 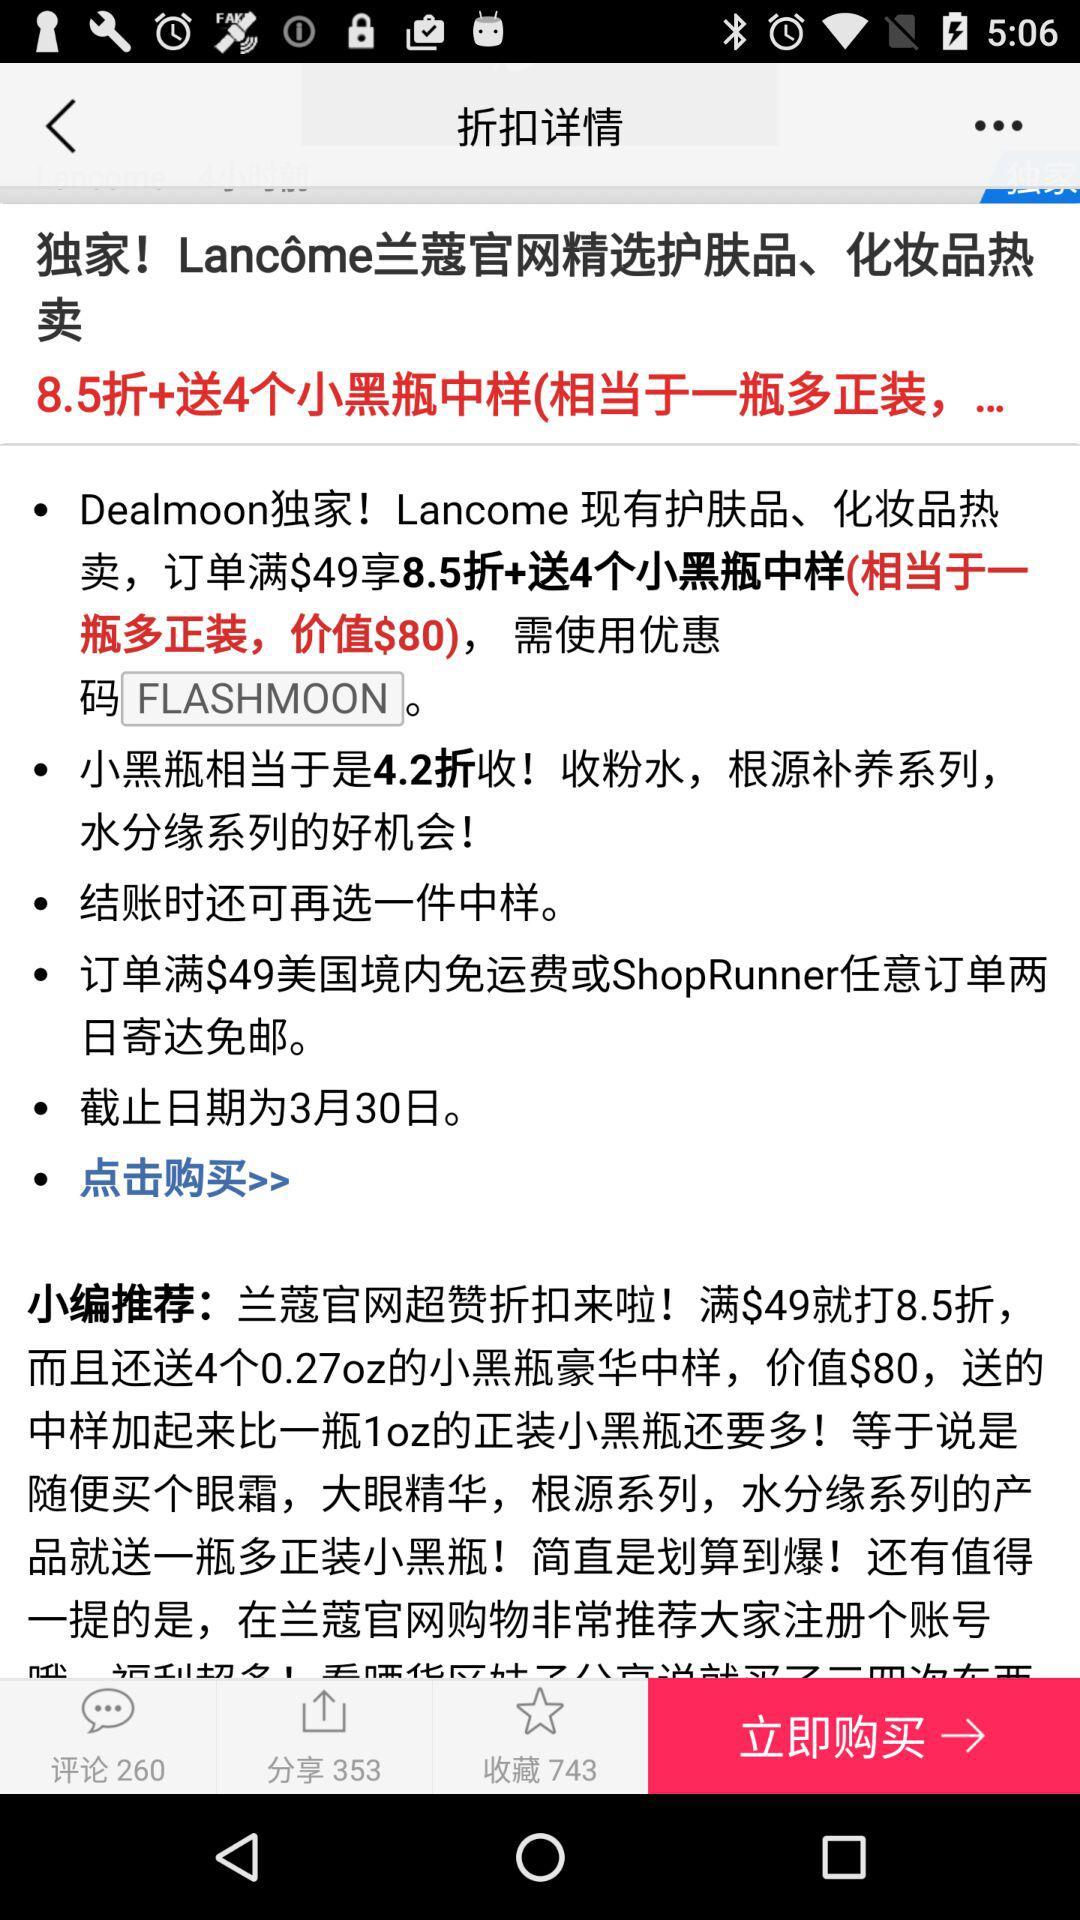 What do you see at coordinates (998, 133) in the screenshot?
I see `the more icon` at bounding box center [998, 133].